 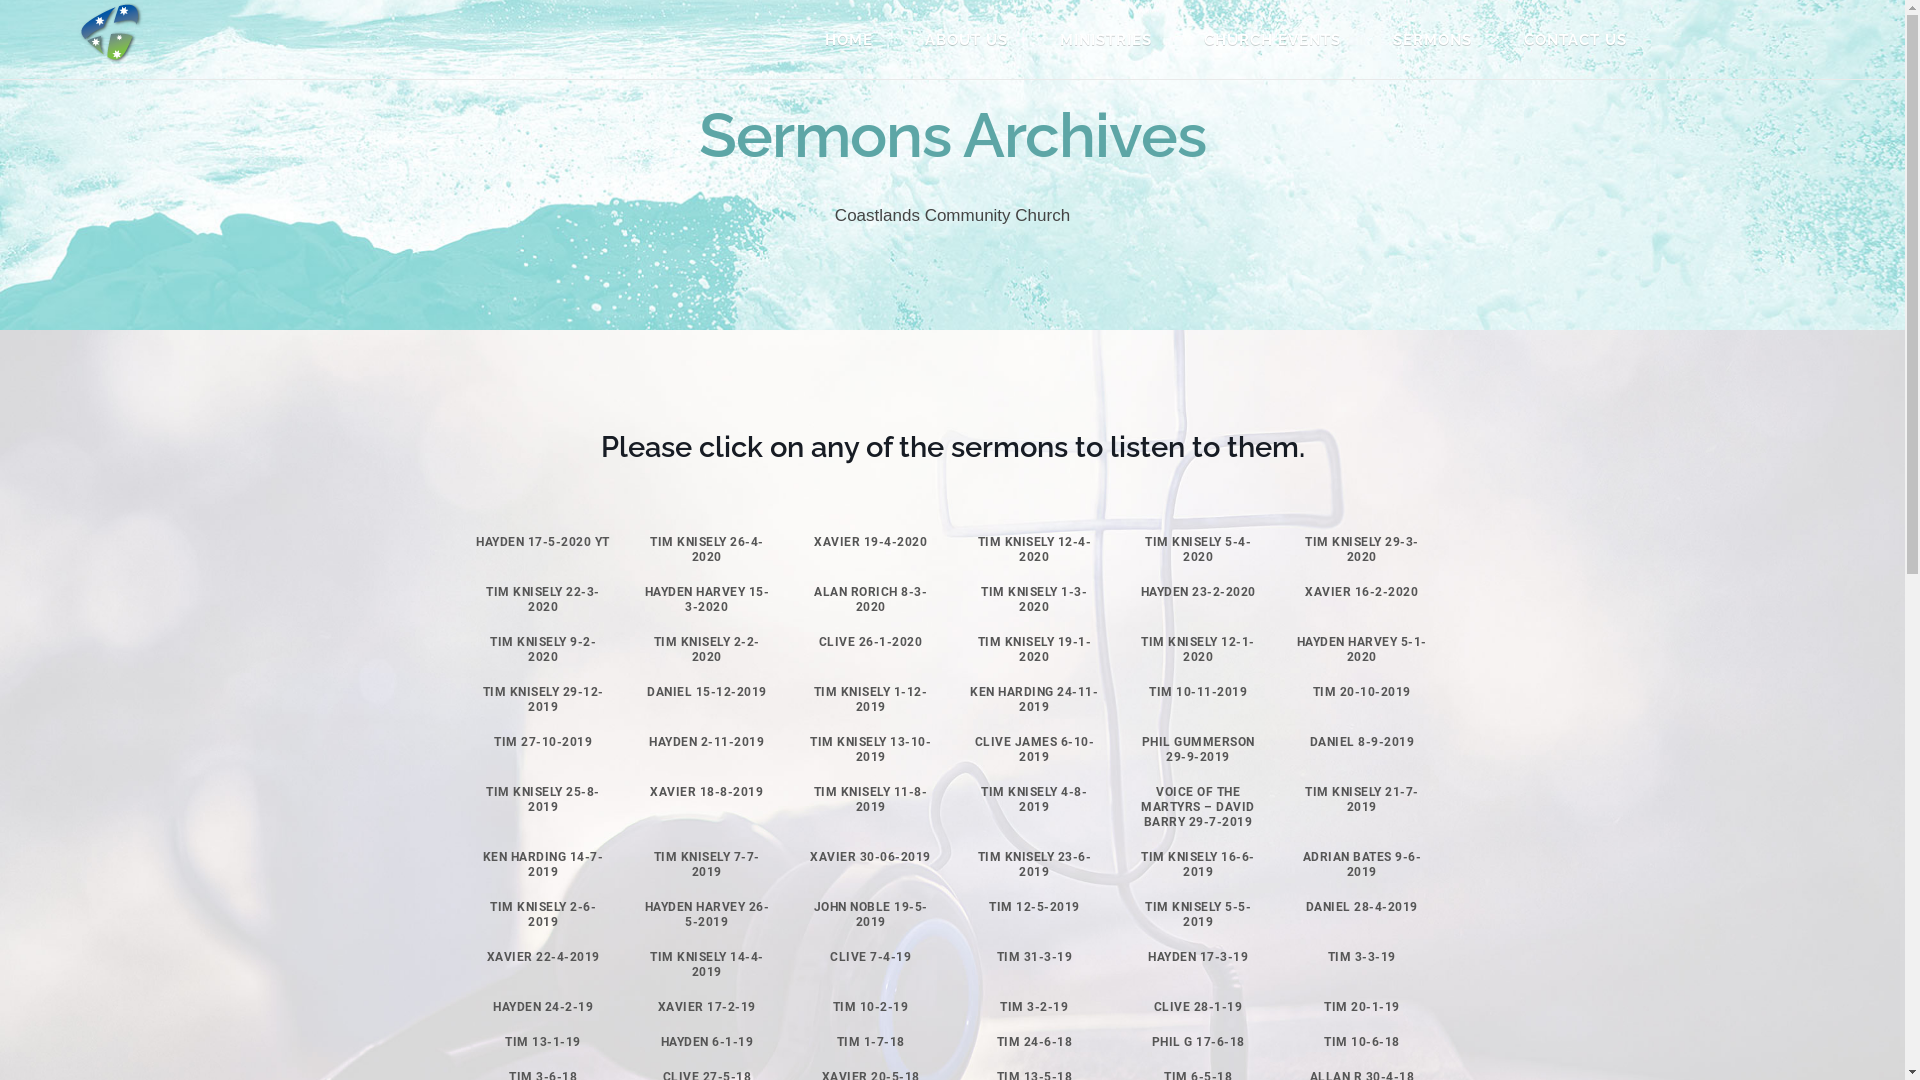 I want to click on 'PHIL G 17-6-18', so click(x=1198, y=1040).